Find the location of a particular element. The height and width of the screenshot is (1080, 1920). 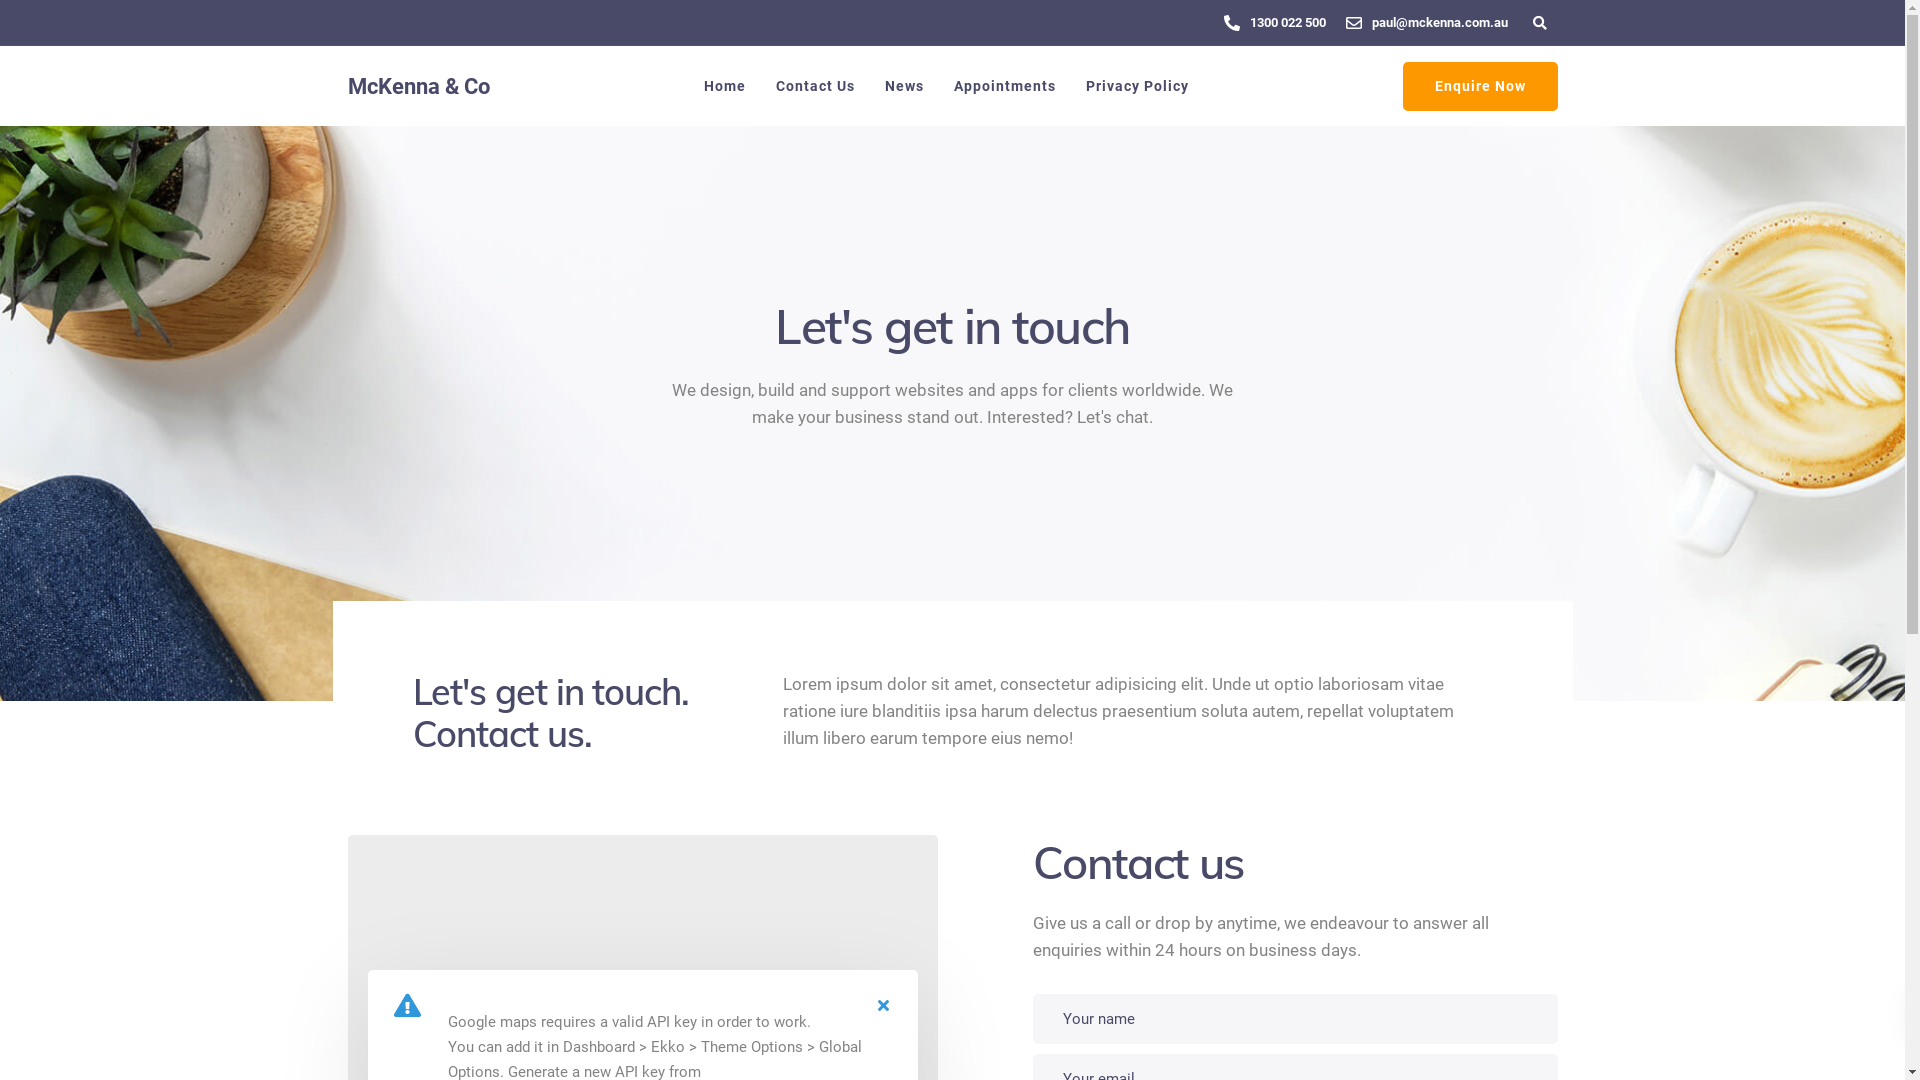

'1300 022 500' is located at coordinates (1292, 22).